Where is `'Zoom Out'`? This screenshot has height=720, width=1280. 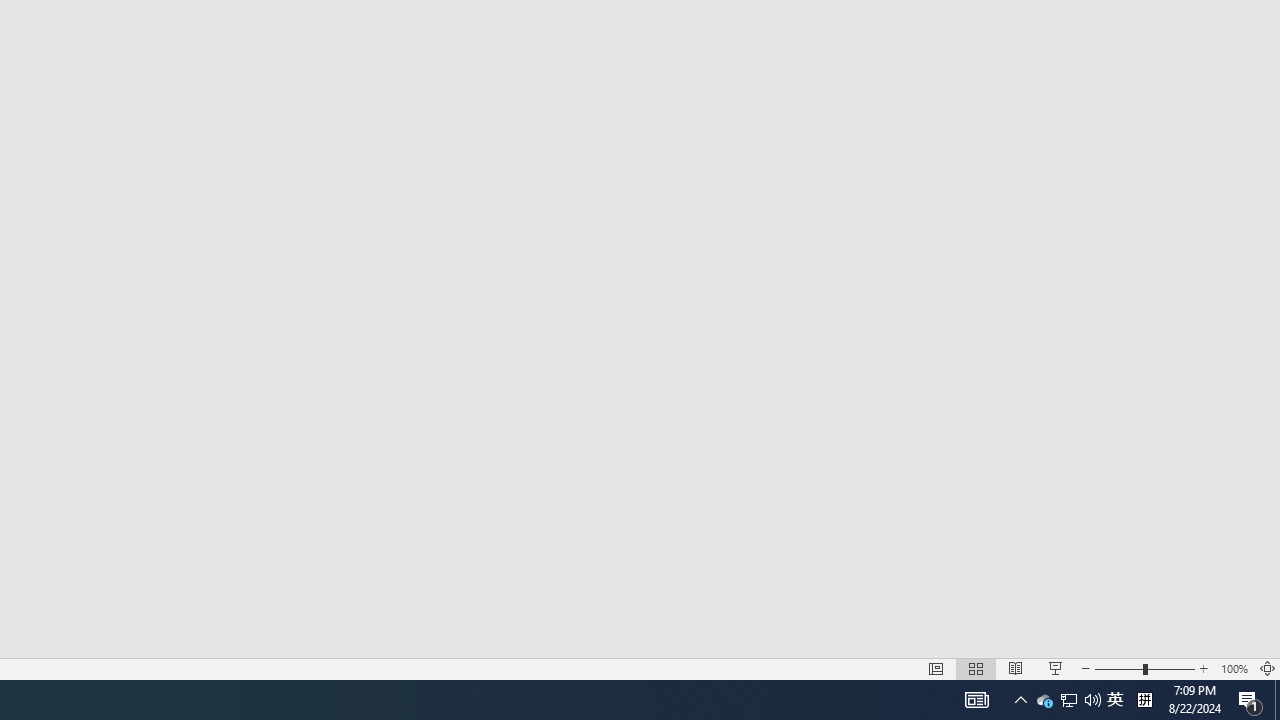 'Zoom Out' is located at coordinates (1117, 669).